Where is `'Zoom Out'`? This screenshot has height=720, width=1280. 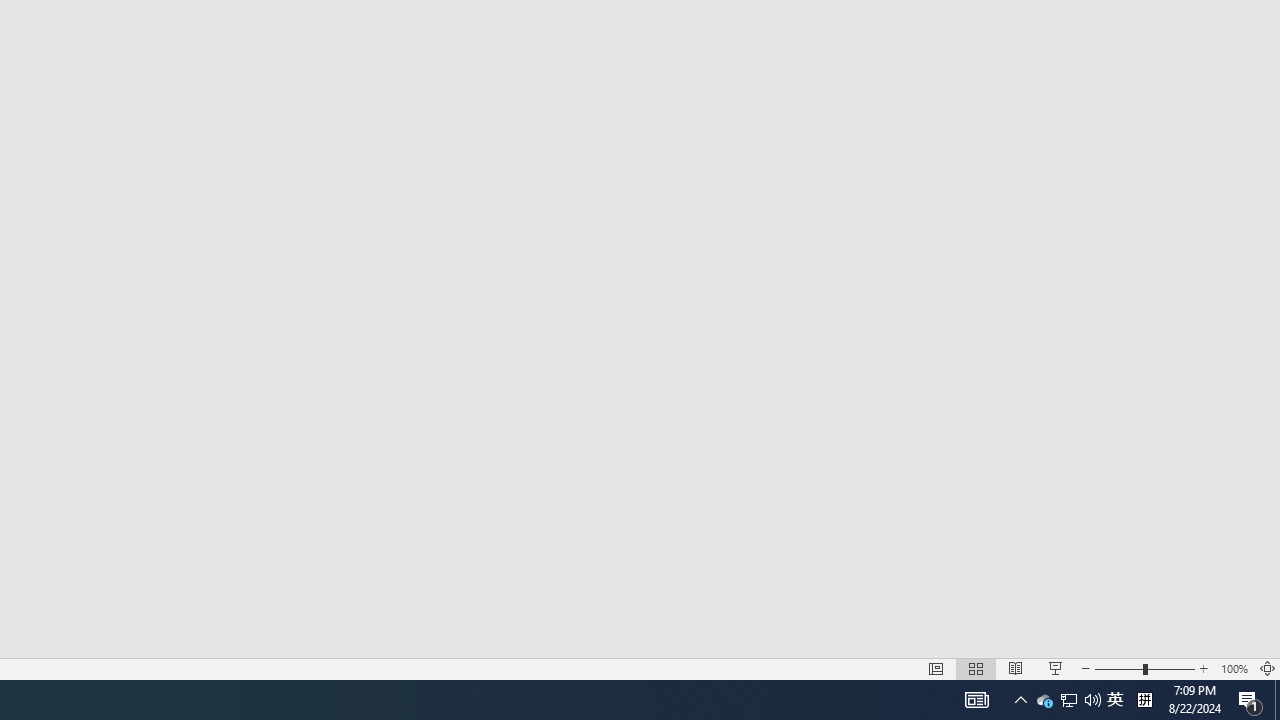 'Zoom Out' is located at coordinates (1117, 669).